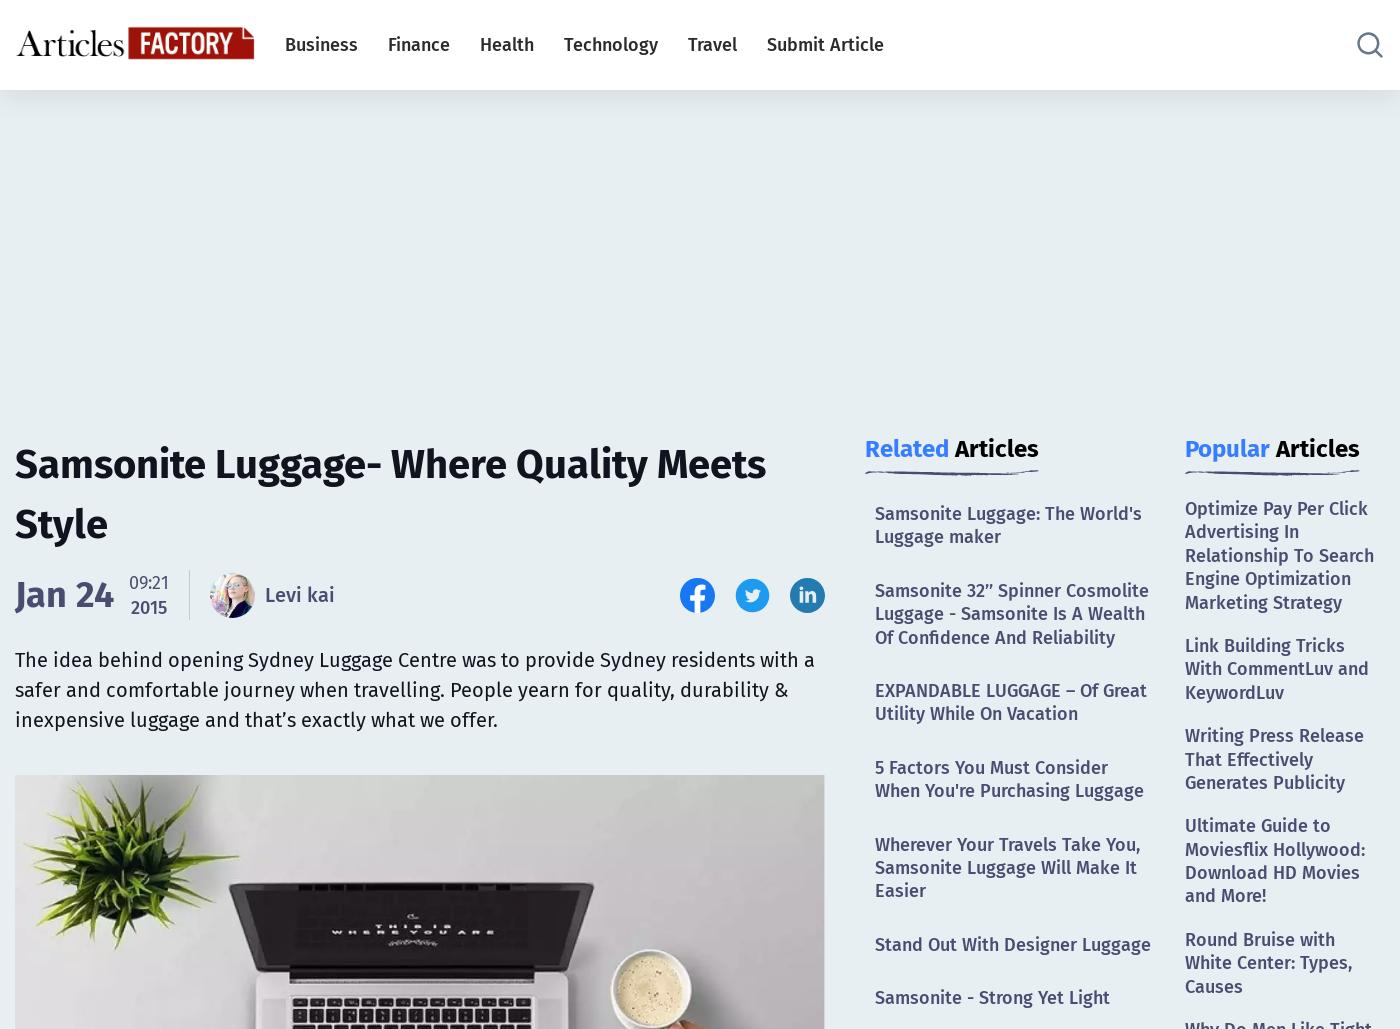  What do you see at coordinates (14, 689) in the screenshot?
I see `'The idea behind opening Sydney Luggage Centre was to provide Sydney residents with a safer and comfortable journey when travelling. People yearn for quality, durability & inexpensive luggage and that’s exactly what we offer.'` at bounding box center [14, 689].